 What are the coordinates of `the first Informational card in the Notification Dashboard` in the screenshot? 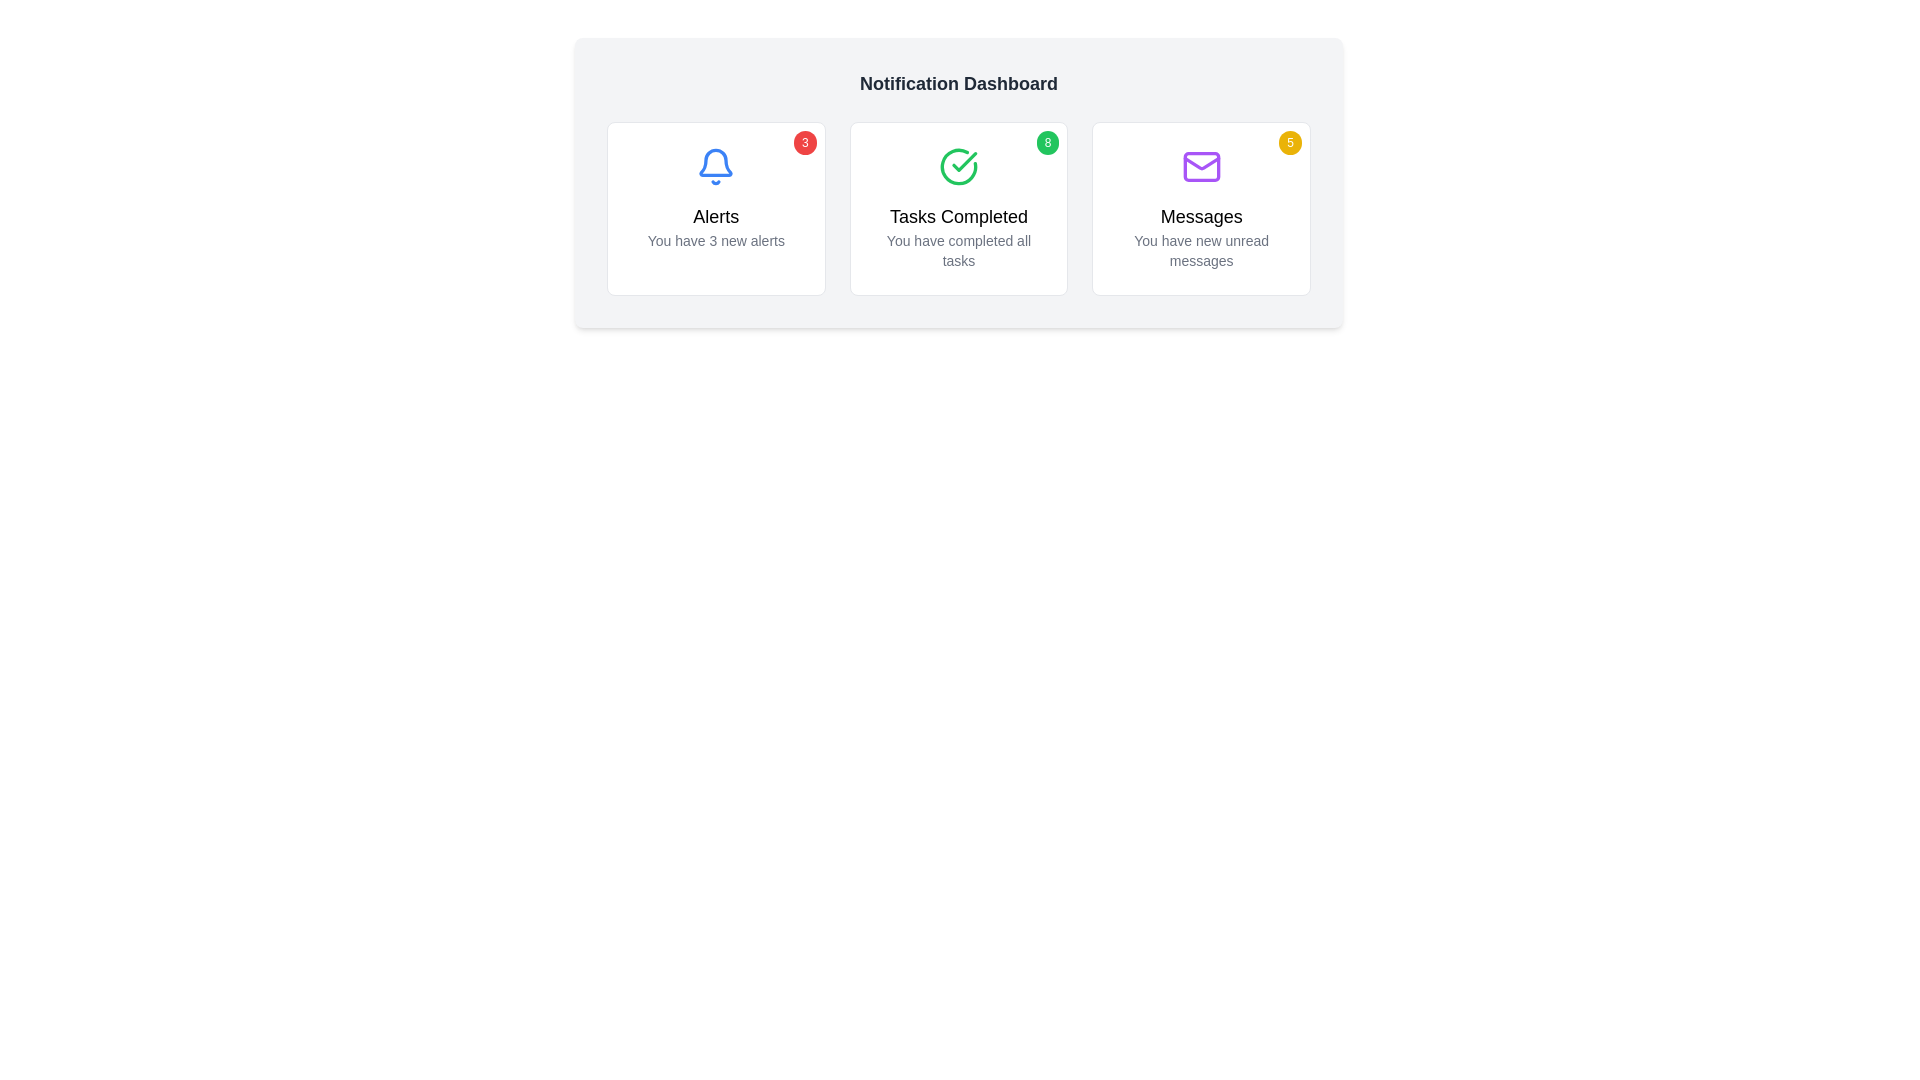 It's located at (715, 208).